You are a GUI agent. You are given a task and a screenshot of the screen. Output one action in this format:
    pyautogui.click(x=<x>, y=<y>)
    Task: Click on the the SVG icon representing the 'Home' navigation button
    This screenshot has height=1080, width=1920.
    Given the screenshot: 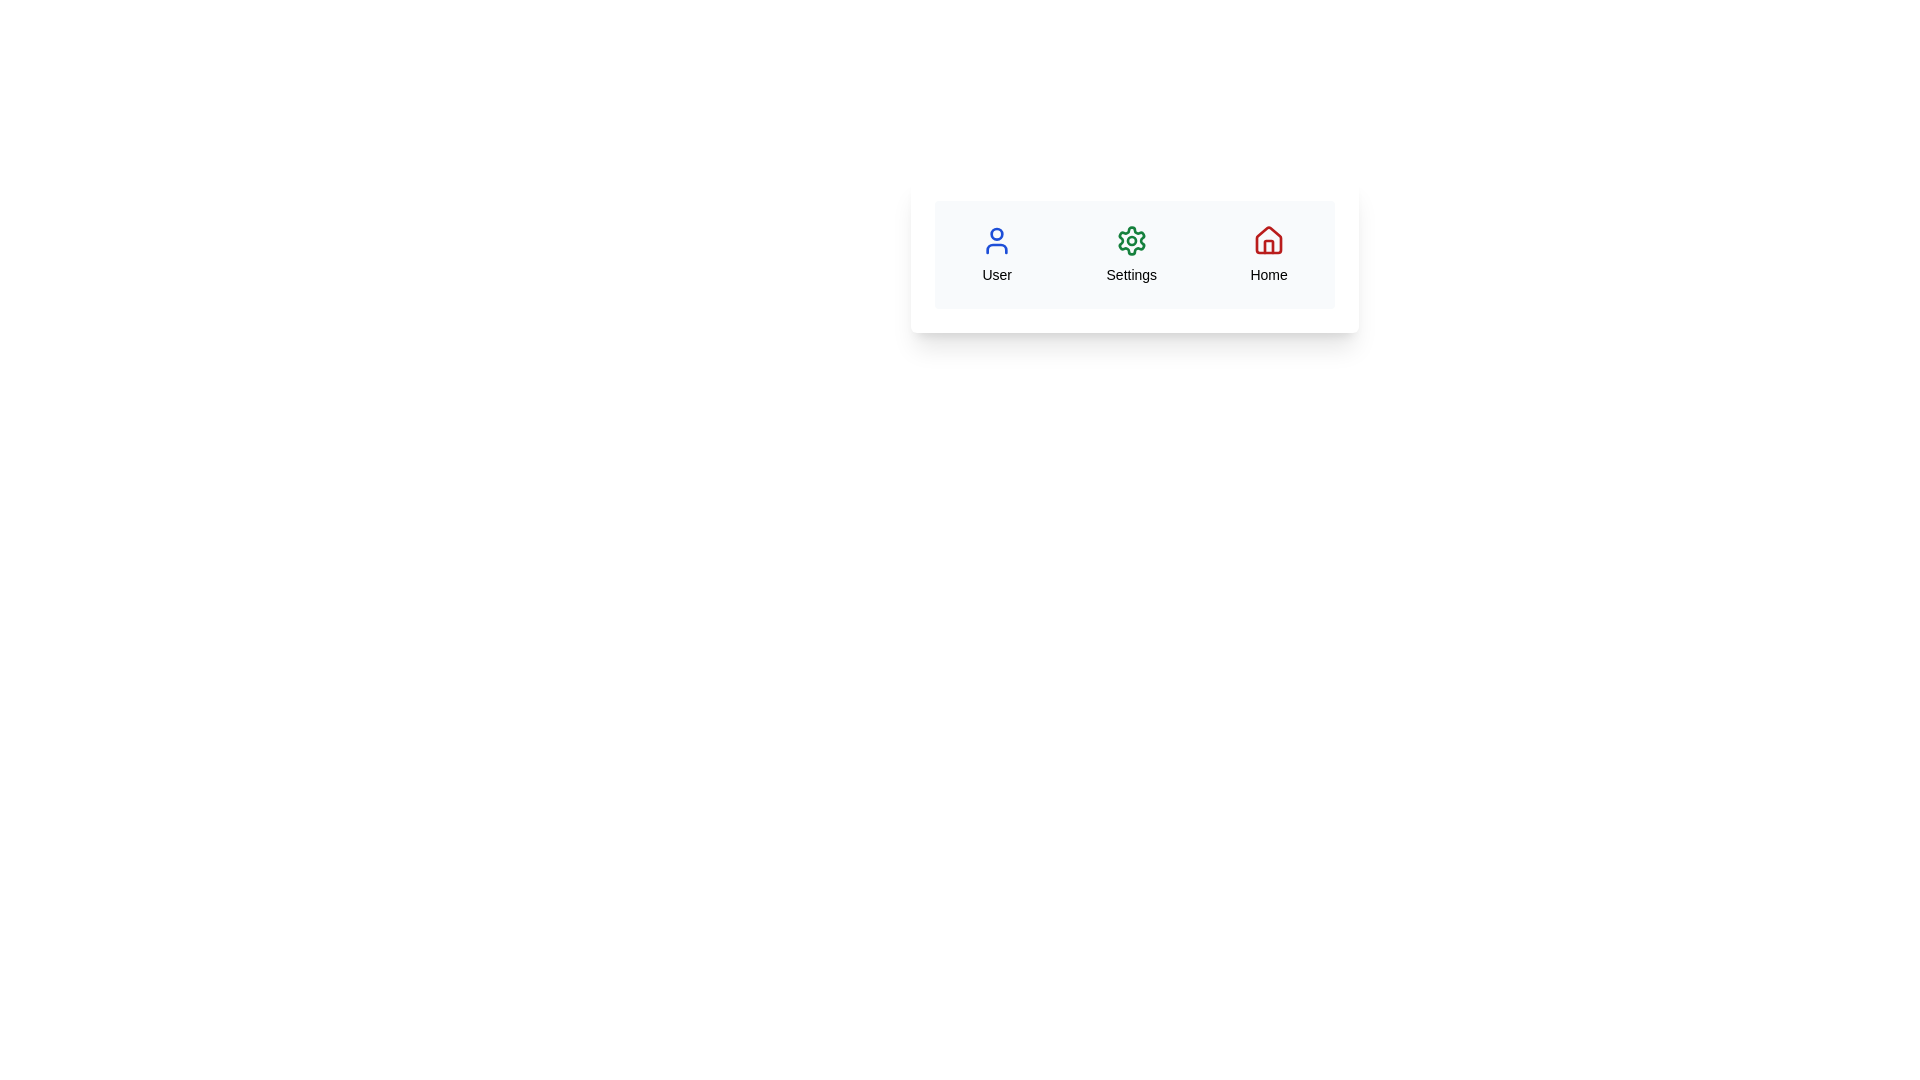 What is the action you would take?
    pyautogui.click(x=1268, y=239)
    